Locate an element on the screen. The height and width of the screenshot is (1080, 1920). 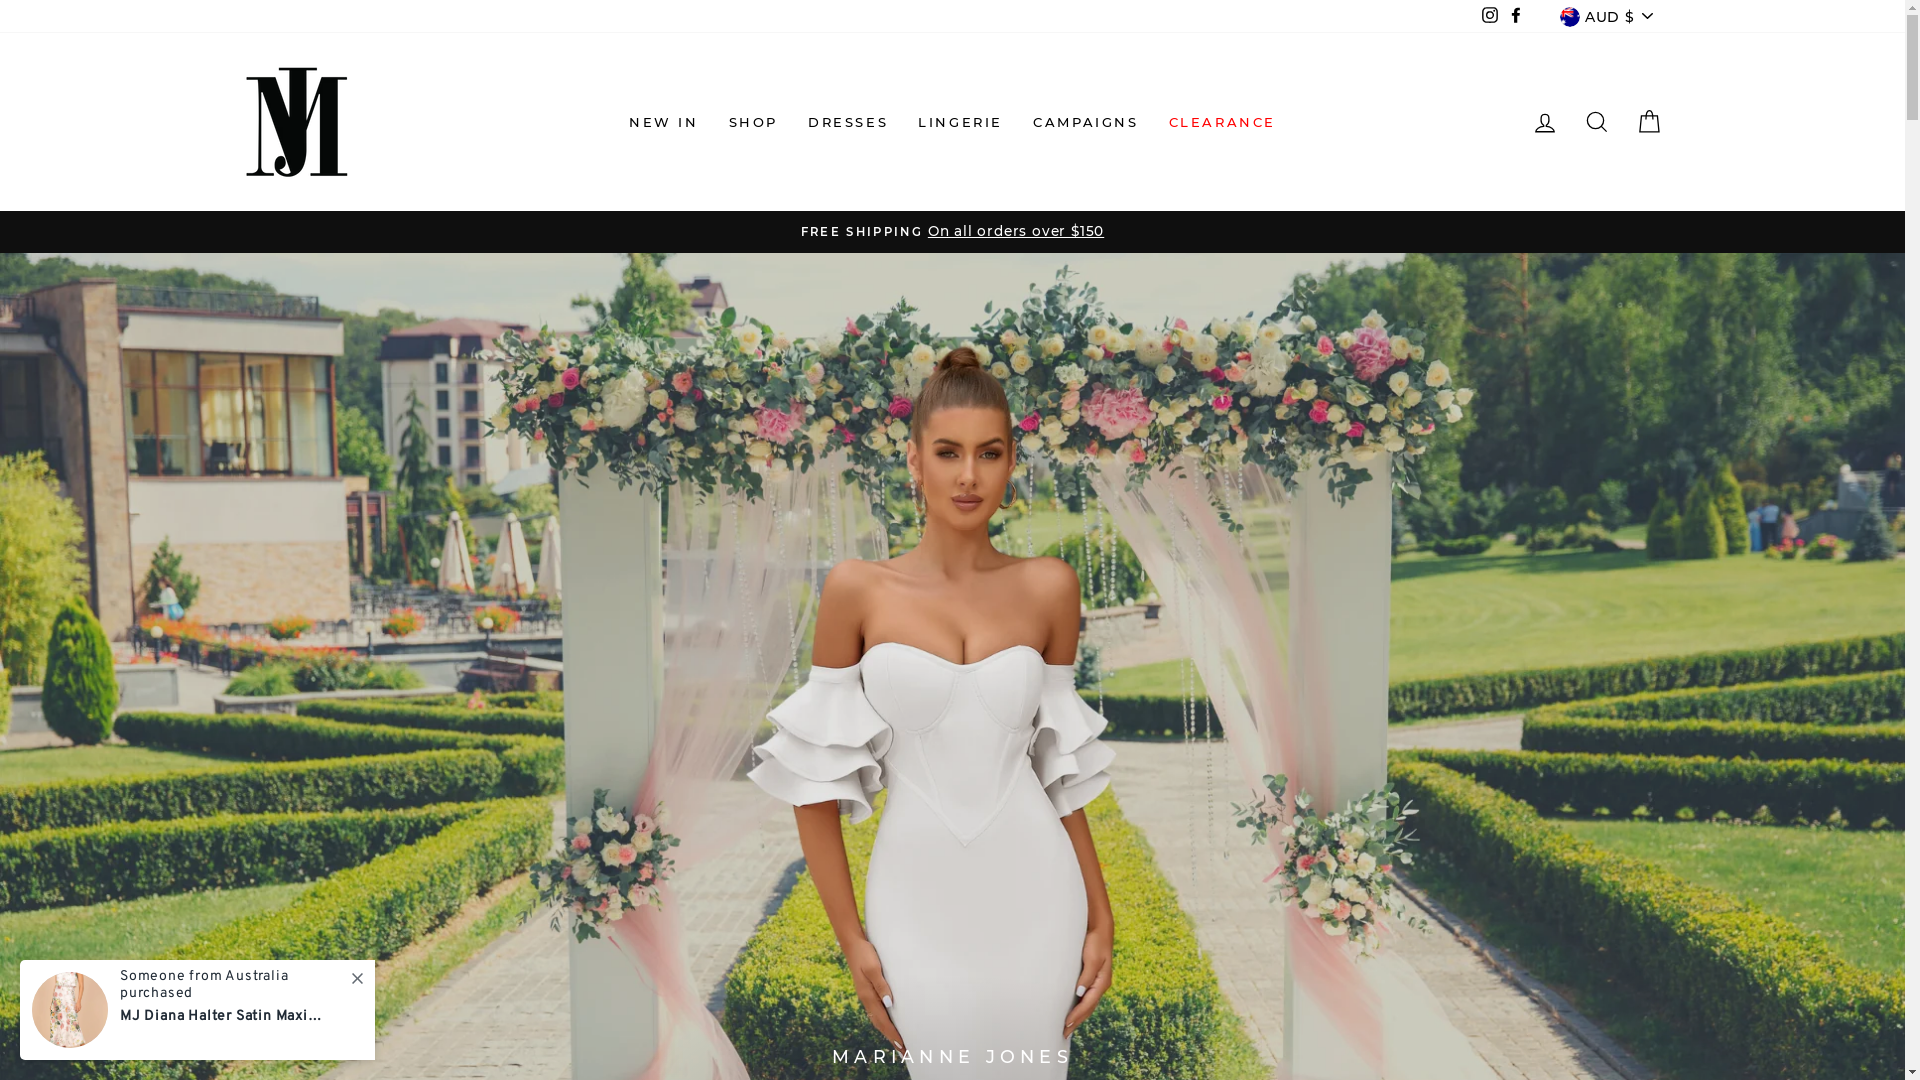
'DRESSES' is located at coordinates (848, 123).